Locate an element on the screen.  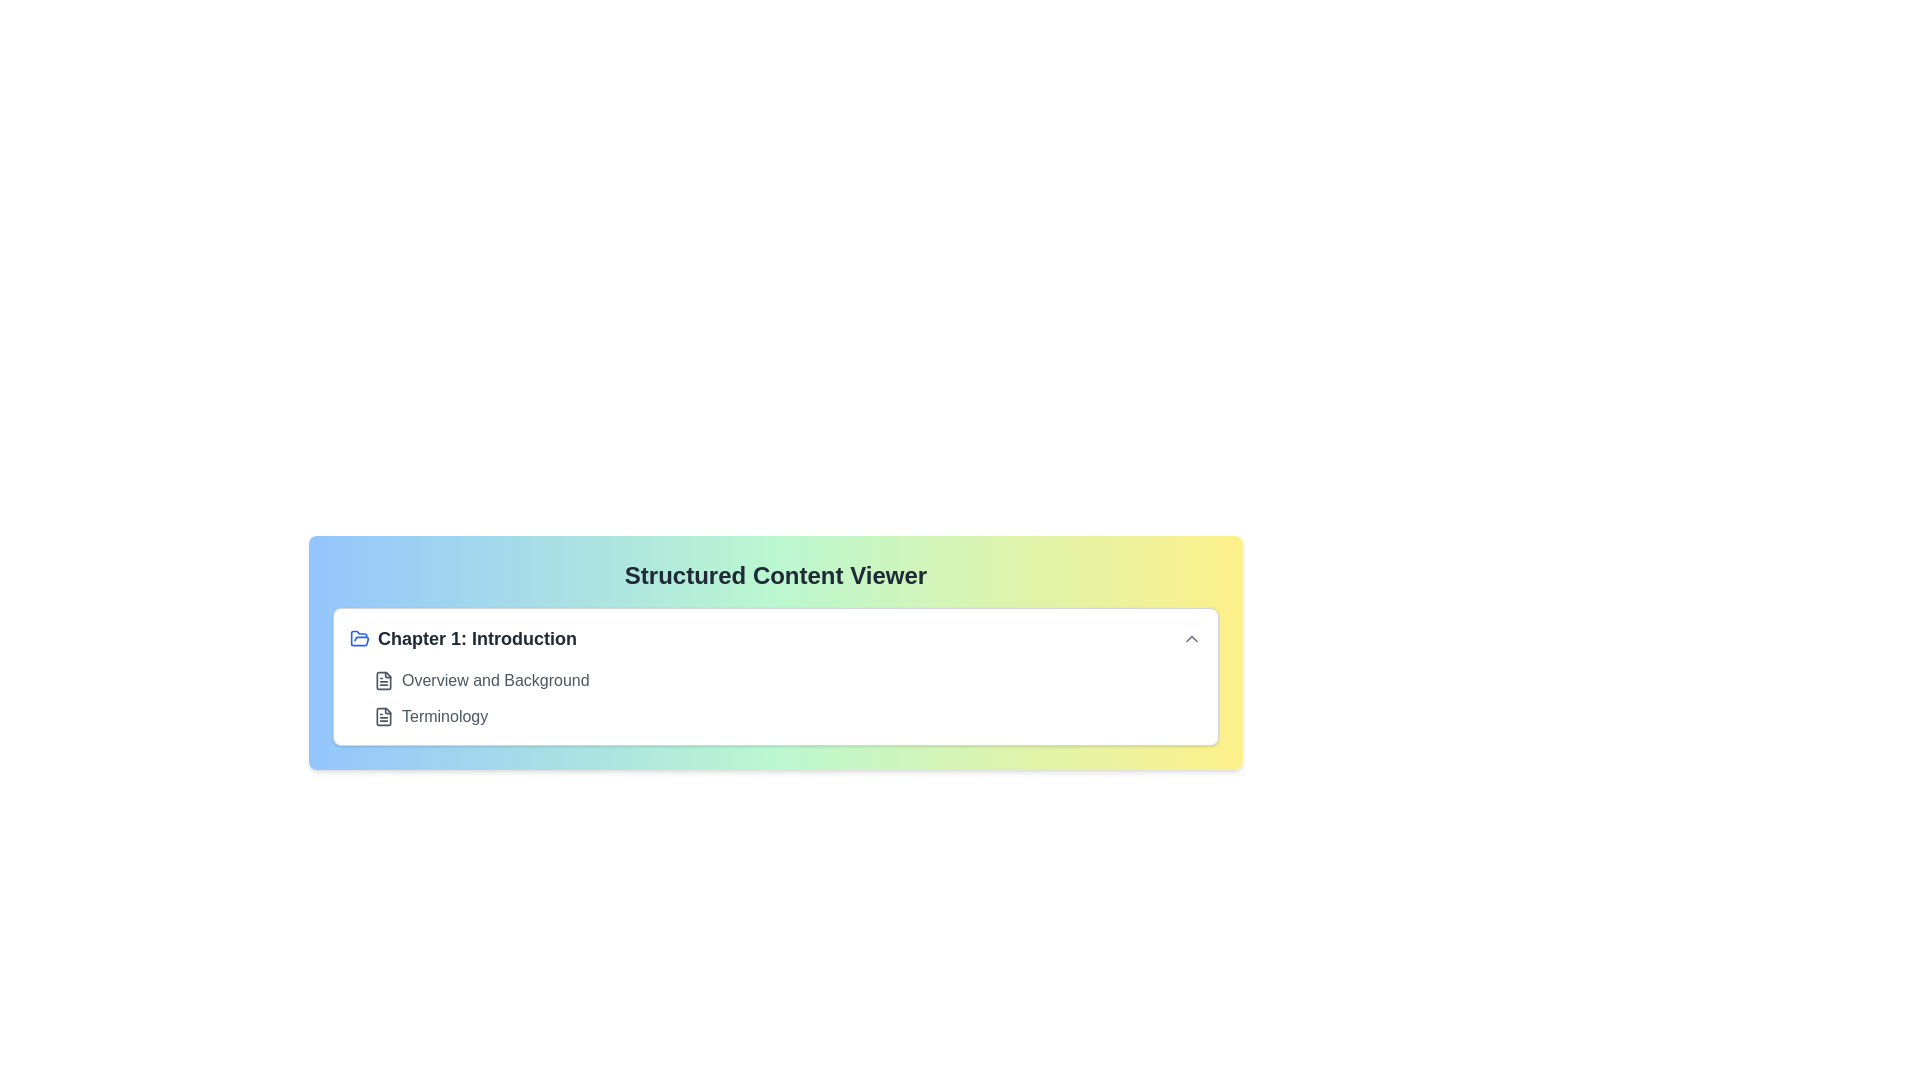
the document symbol icon located at the top-left corner of the structured content viewer, which is stylized as a rectangle with a folded corner is located at coordinates (384, 716).